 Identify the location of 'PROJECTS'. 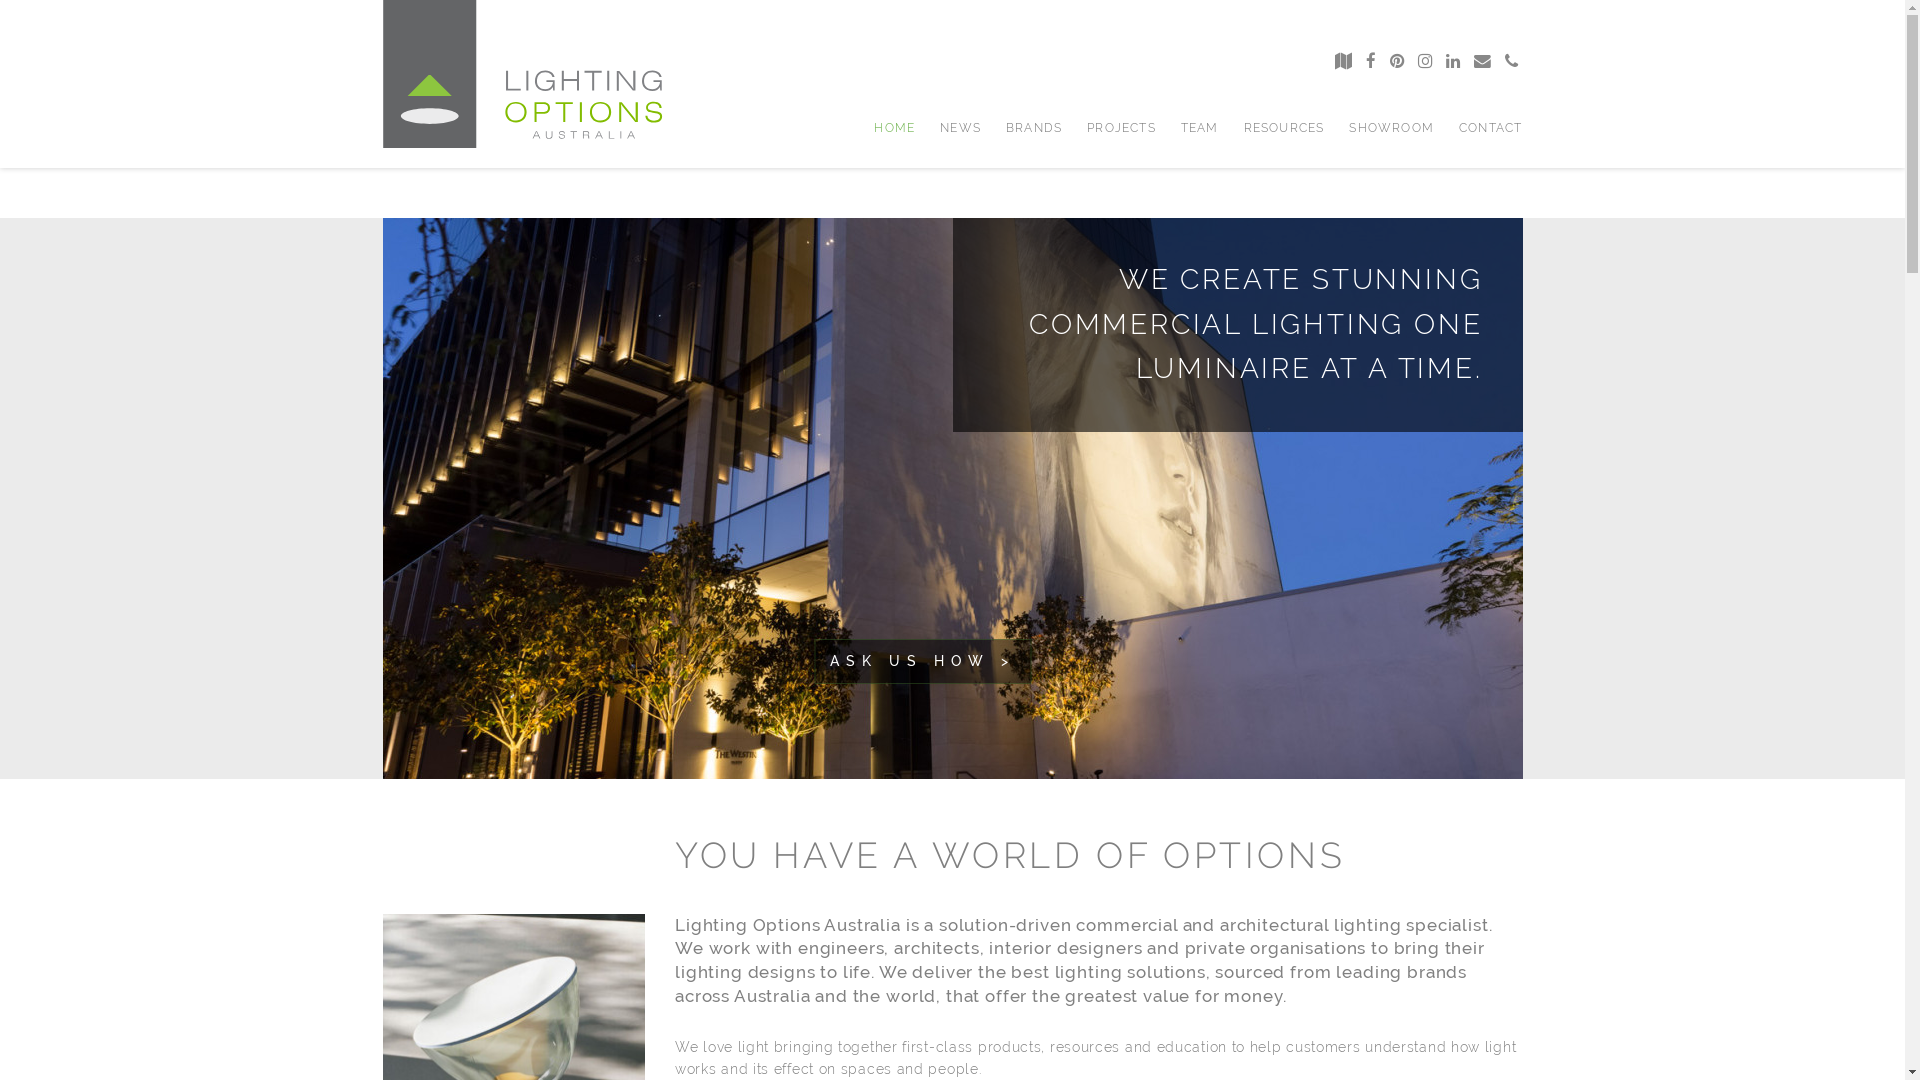
(1121, 127).